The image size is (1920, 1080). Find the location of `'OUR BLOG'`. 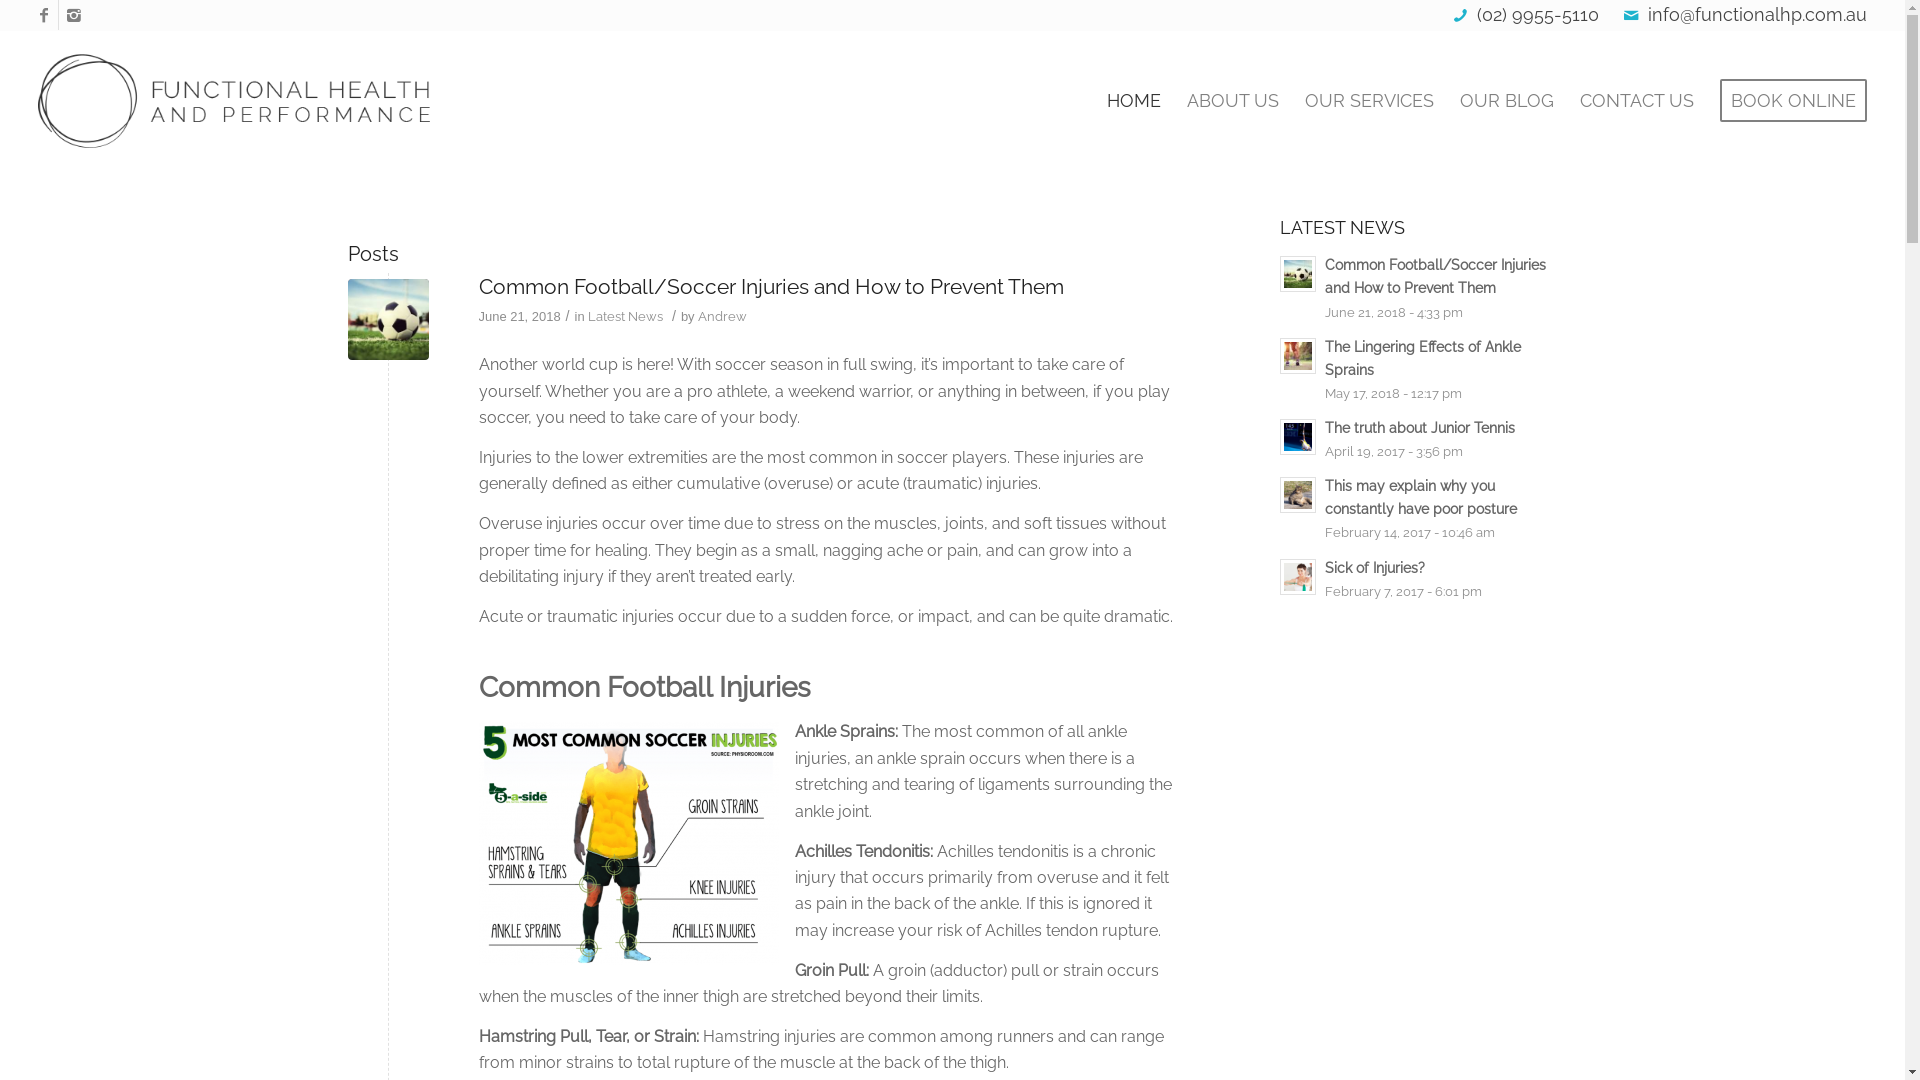

'OUR BLOG' is located at coordinates (1507, 100).